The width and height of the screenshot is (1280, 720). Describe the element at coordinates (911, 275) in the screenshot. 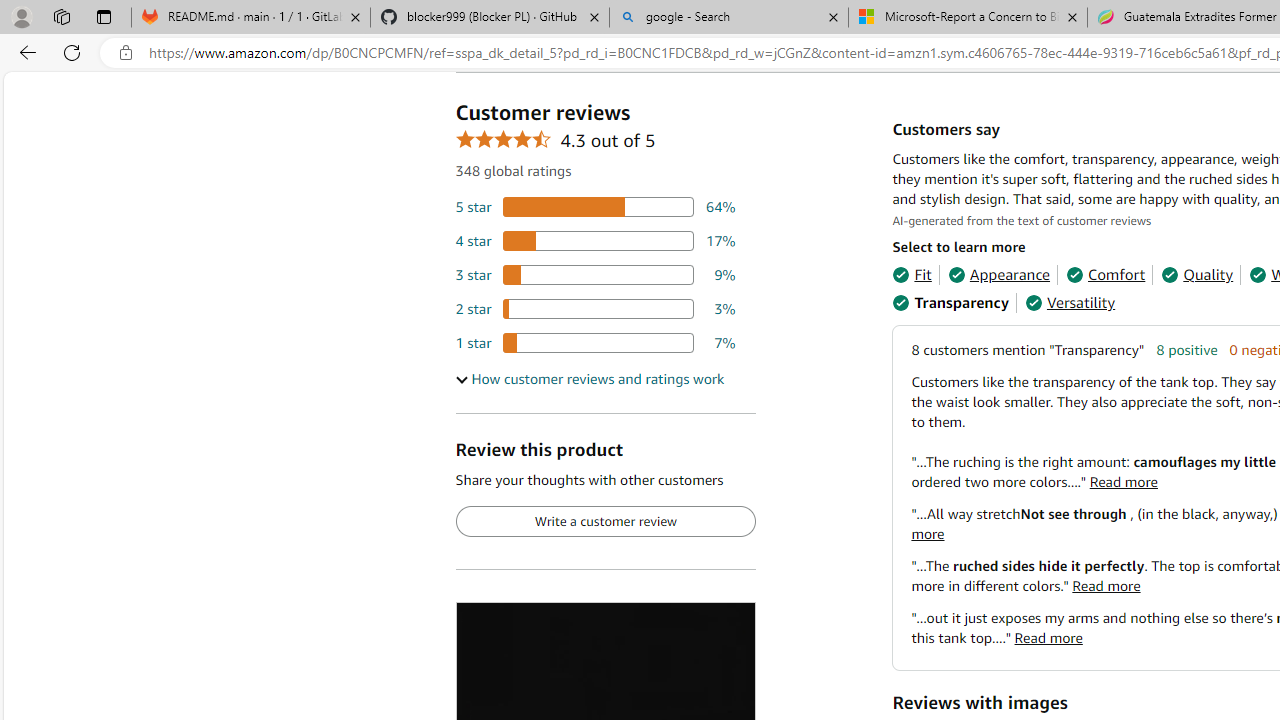

I see `'Fit'` at that location.